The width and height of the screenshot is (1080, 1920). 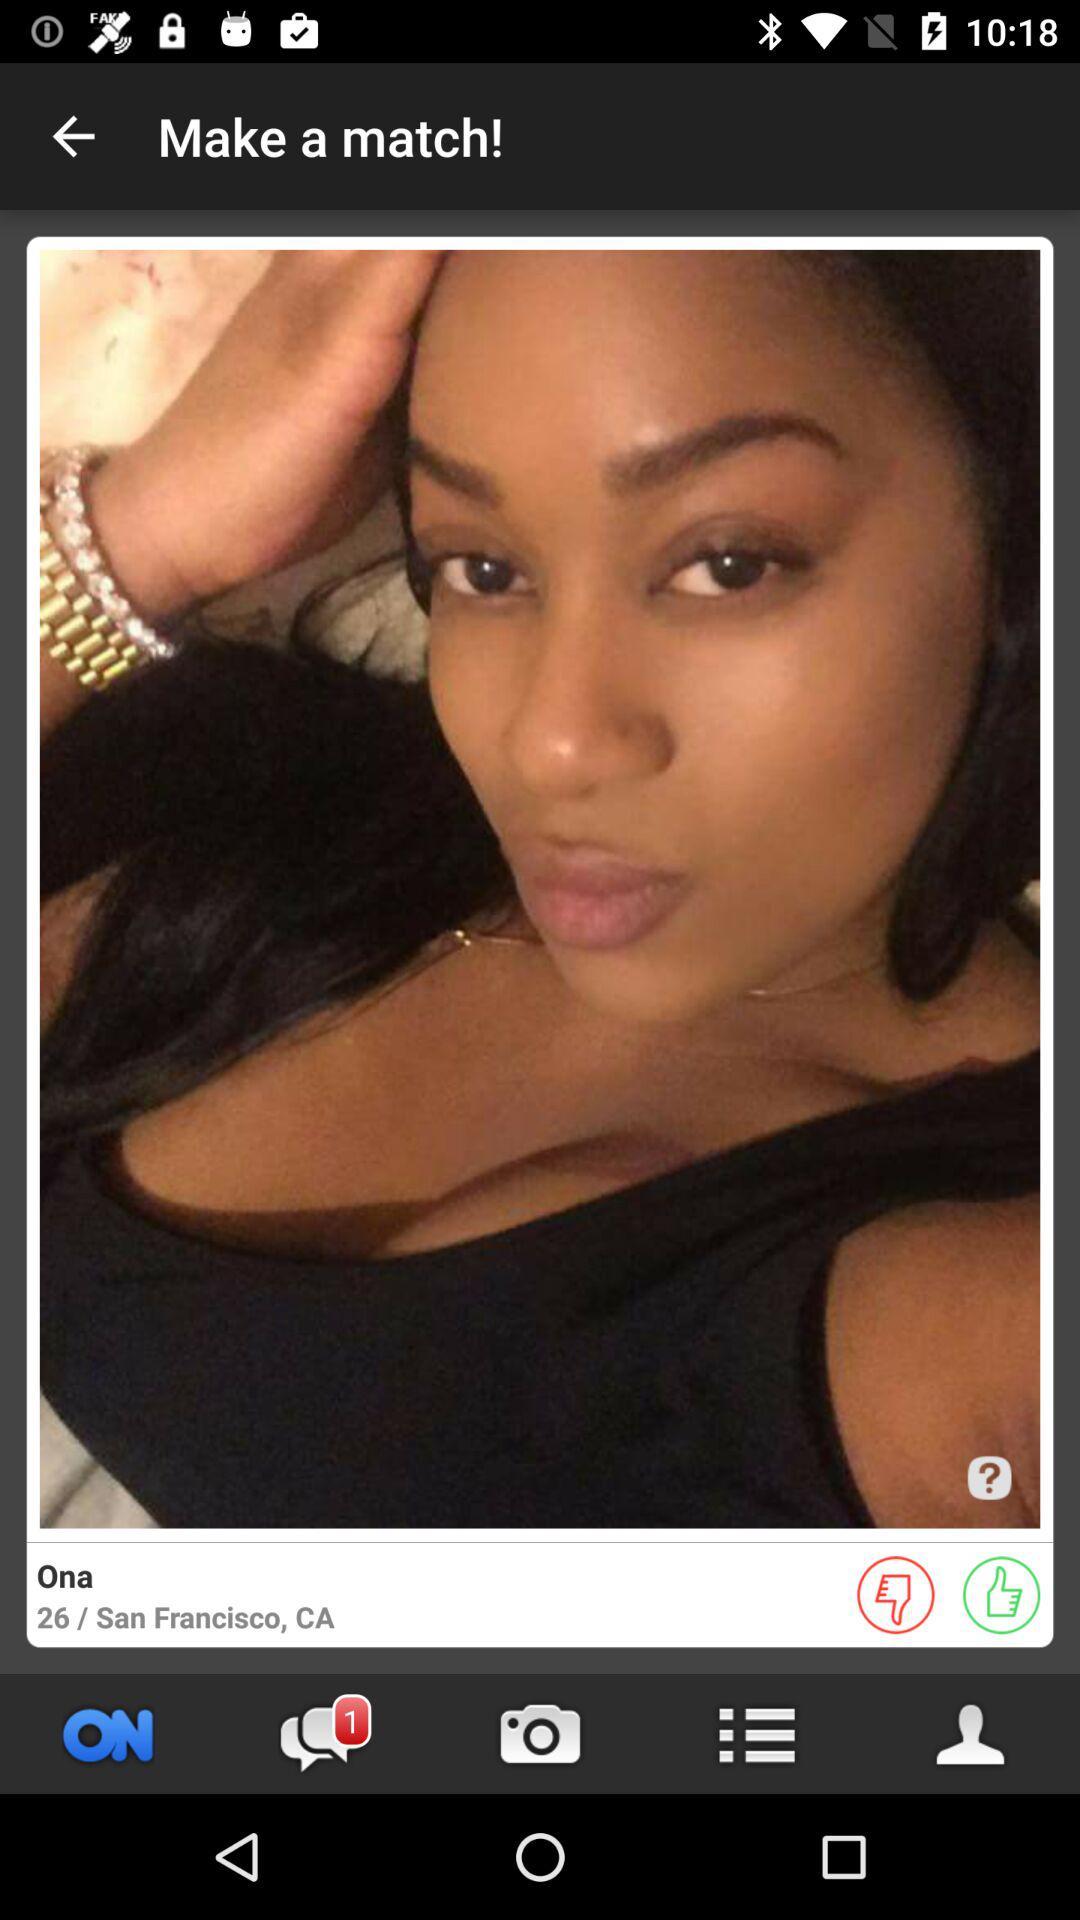 I want to click on dislike icon left to like icon, so click(x=895, y=1594).